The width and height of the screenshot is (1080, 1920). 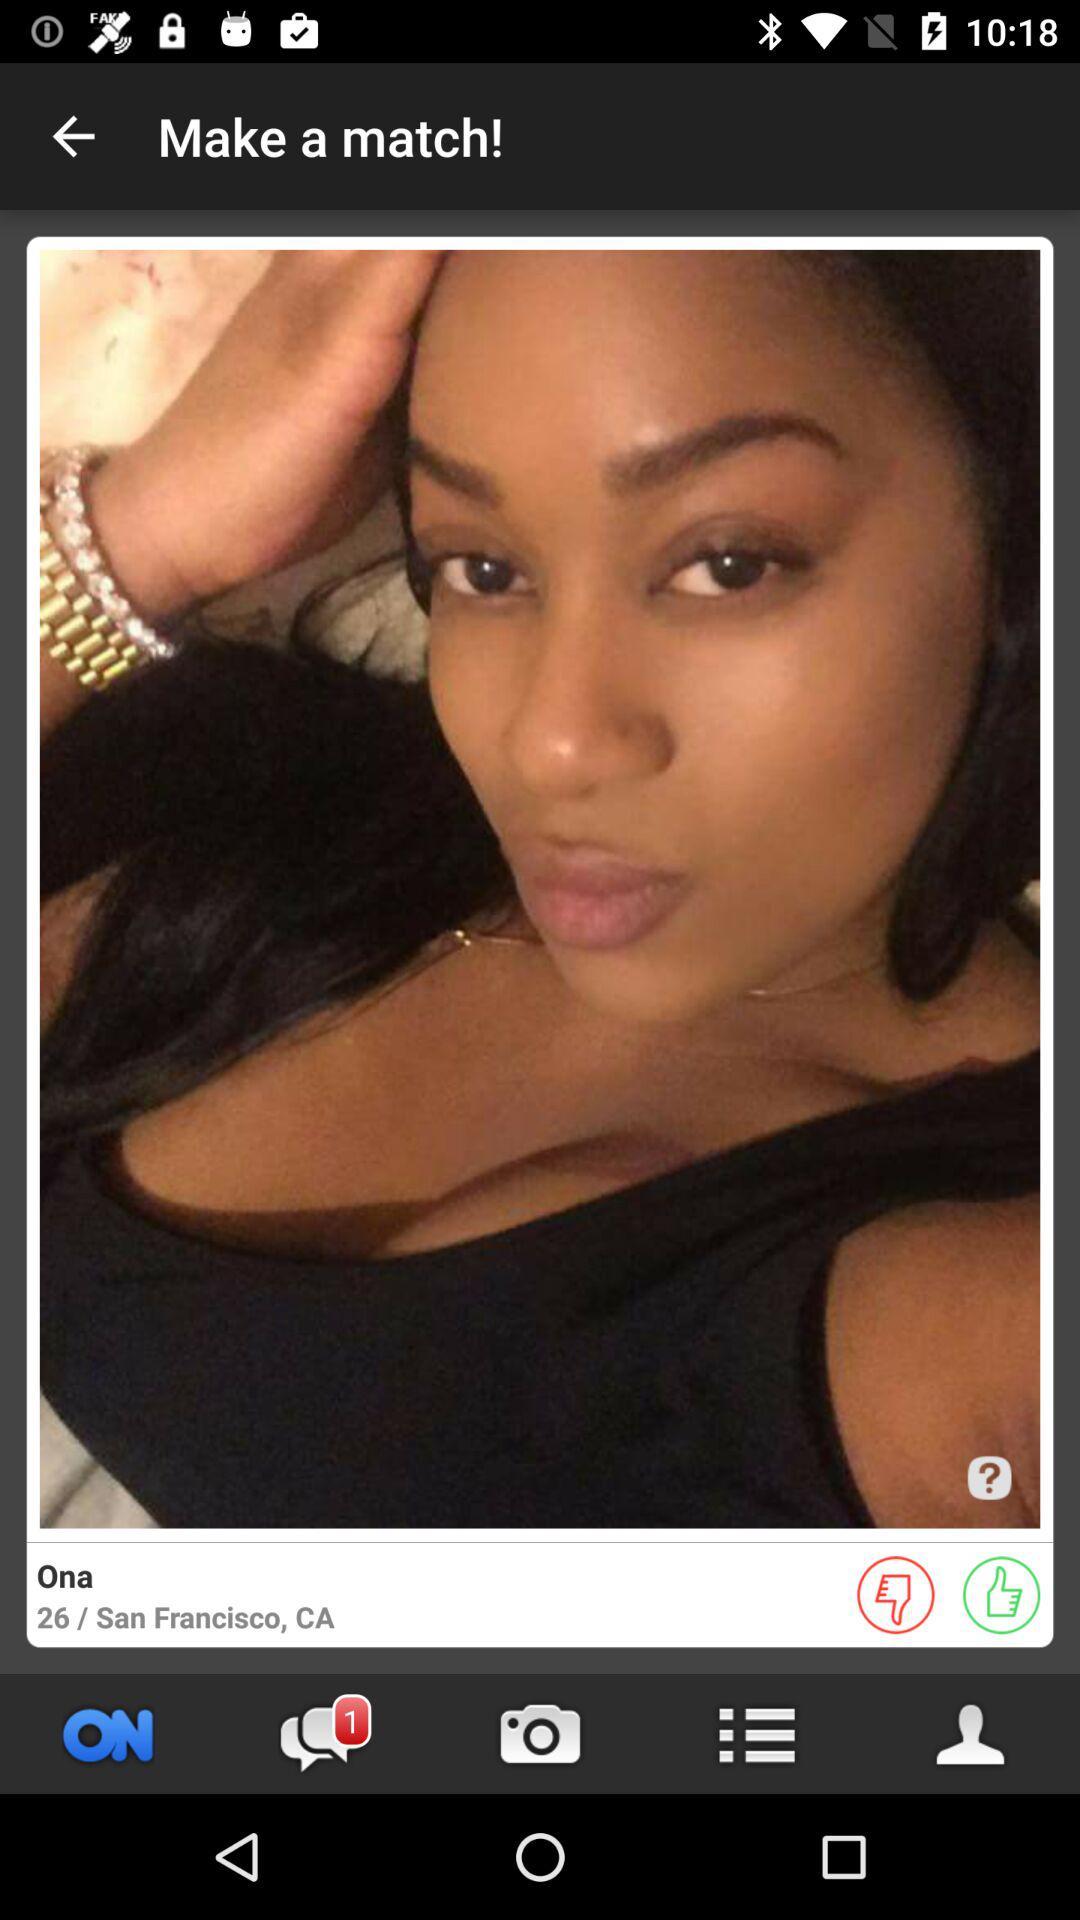 I want to click on dislike icon left to like icon, so click(x=895, y=1594).